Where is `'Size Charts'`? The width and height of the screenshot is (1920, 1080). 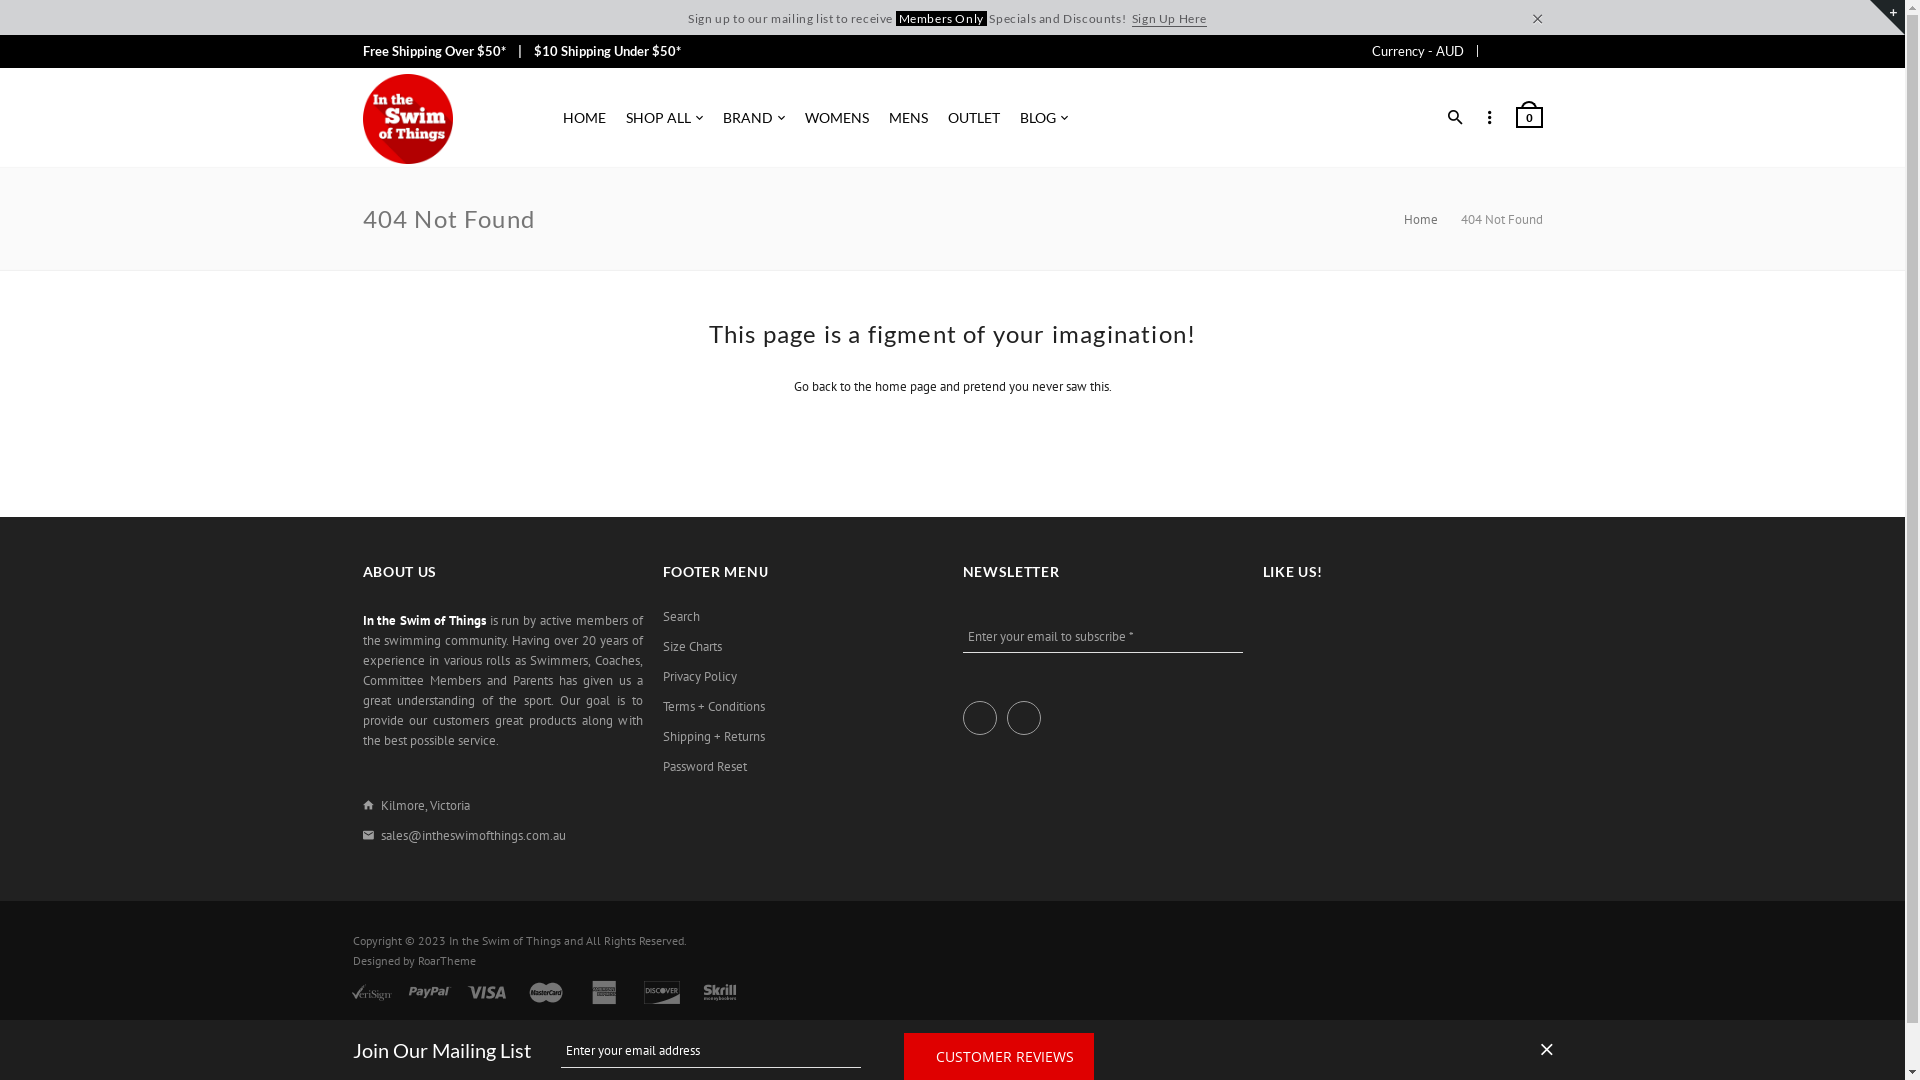
'Size Charts' is located at coordinates (691, 647).